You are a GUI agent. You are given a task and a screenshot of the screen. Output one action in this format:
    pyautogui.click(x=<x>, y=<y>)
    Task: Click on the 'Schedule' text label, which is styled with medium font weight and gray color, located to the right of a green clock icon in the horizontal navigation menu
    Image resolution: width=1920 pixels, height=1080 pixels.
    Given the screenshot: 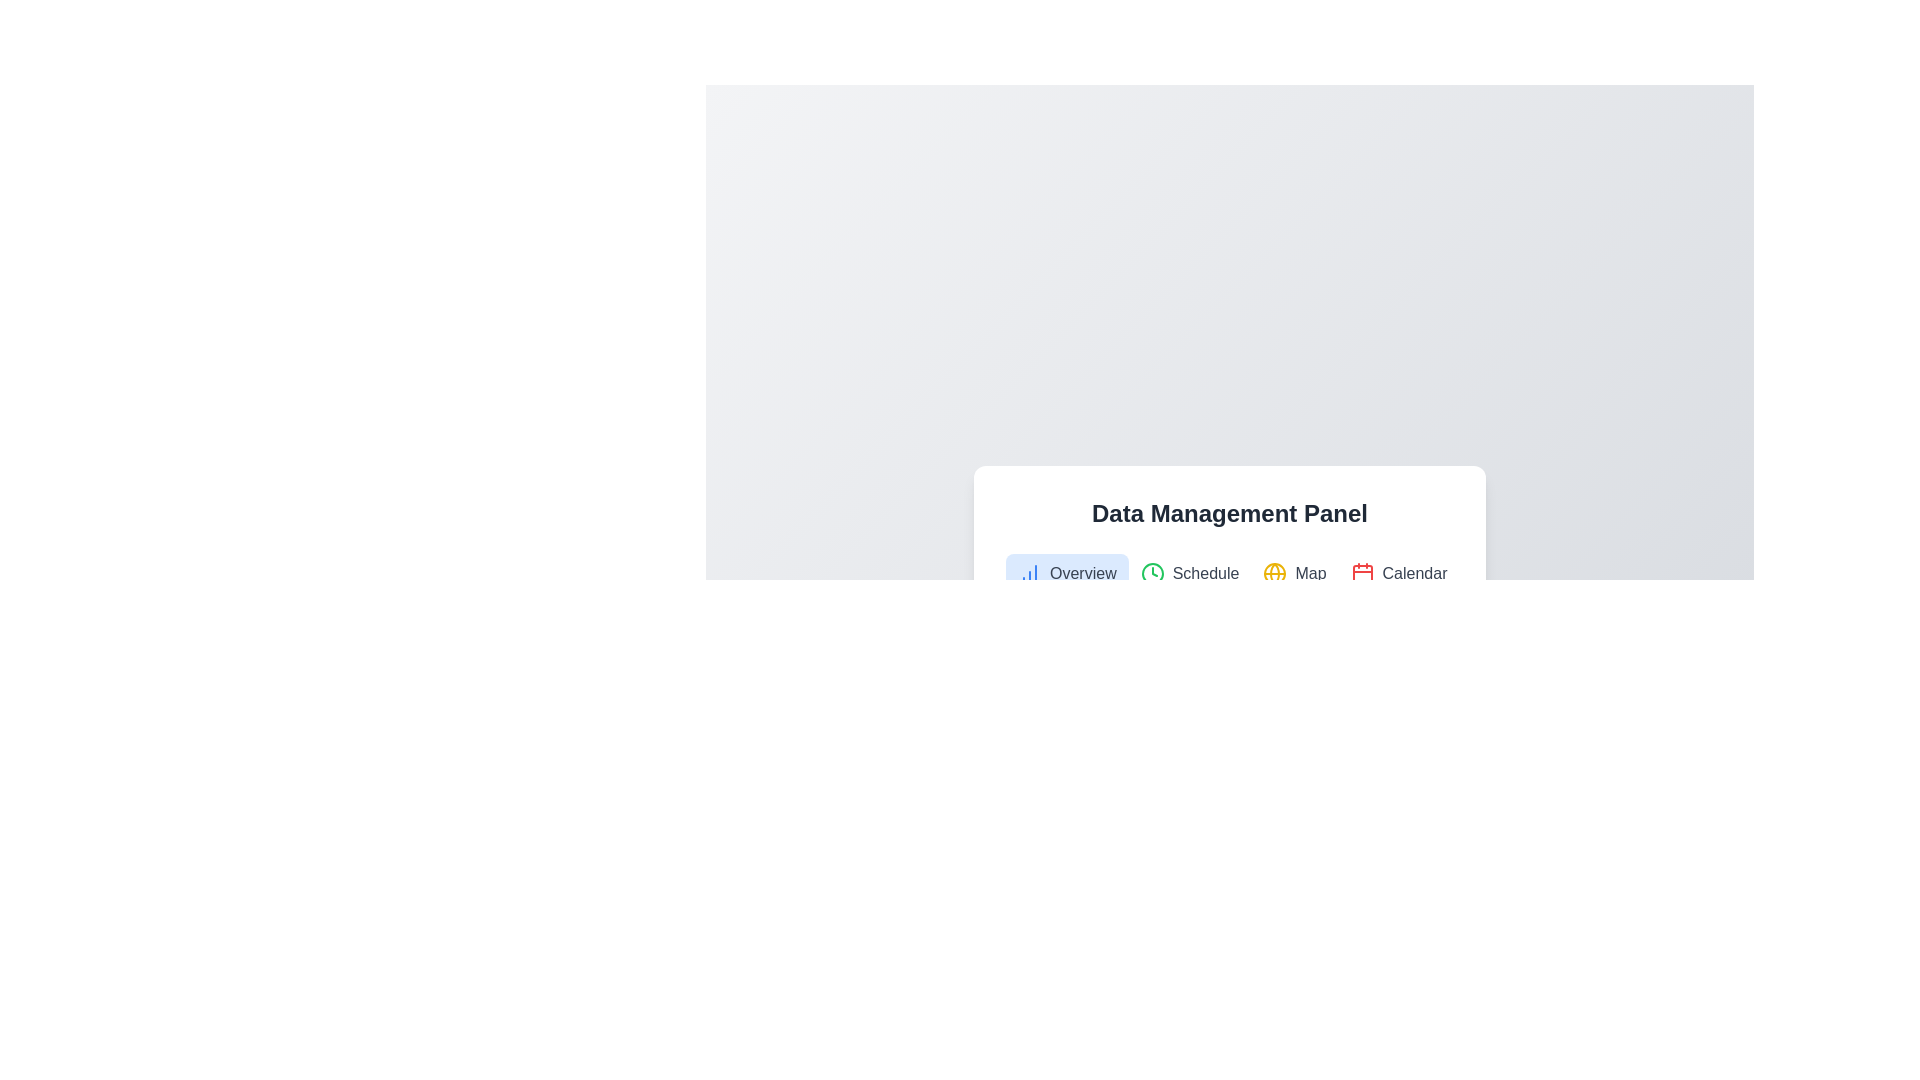 What is the action you would take?
    pyautogui.click(x=1205, y=574)
    